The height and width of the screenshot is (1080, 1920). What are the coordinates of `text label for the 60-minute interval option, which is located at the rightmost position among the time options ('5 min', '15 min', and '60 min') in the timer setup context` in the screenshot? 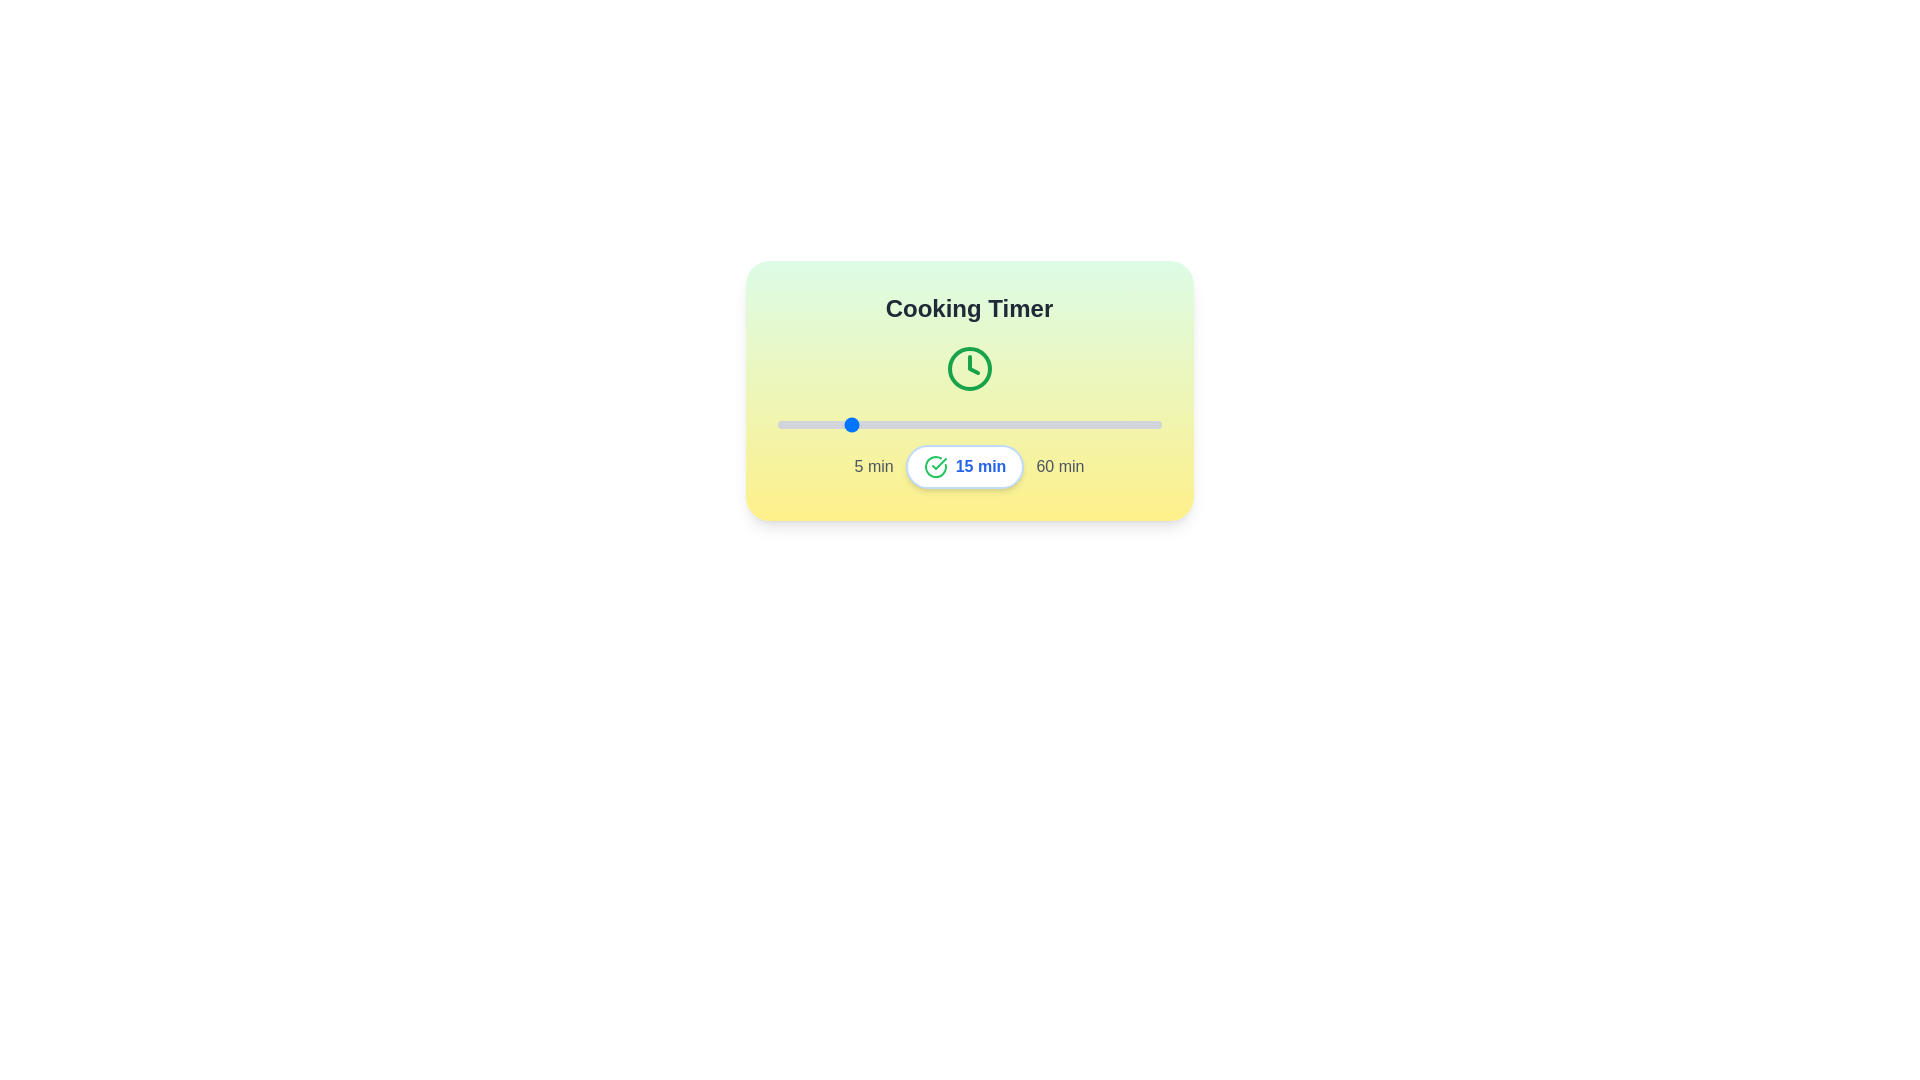 It's located at (1059, 466).